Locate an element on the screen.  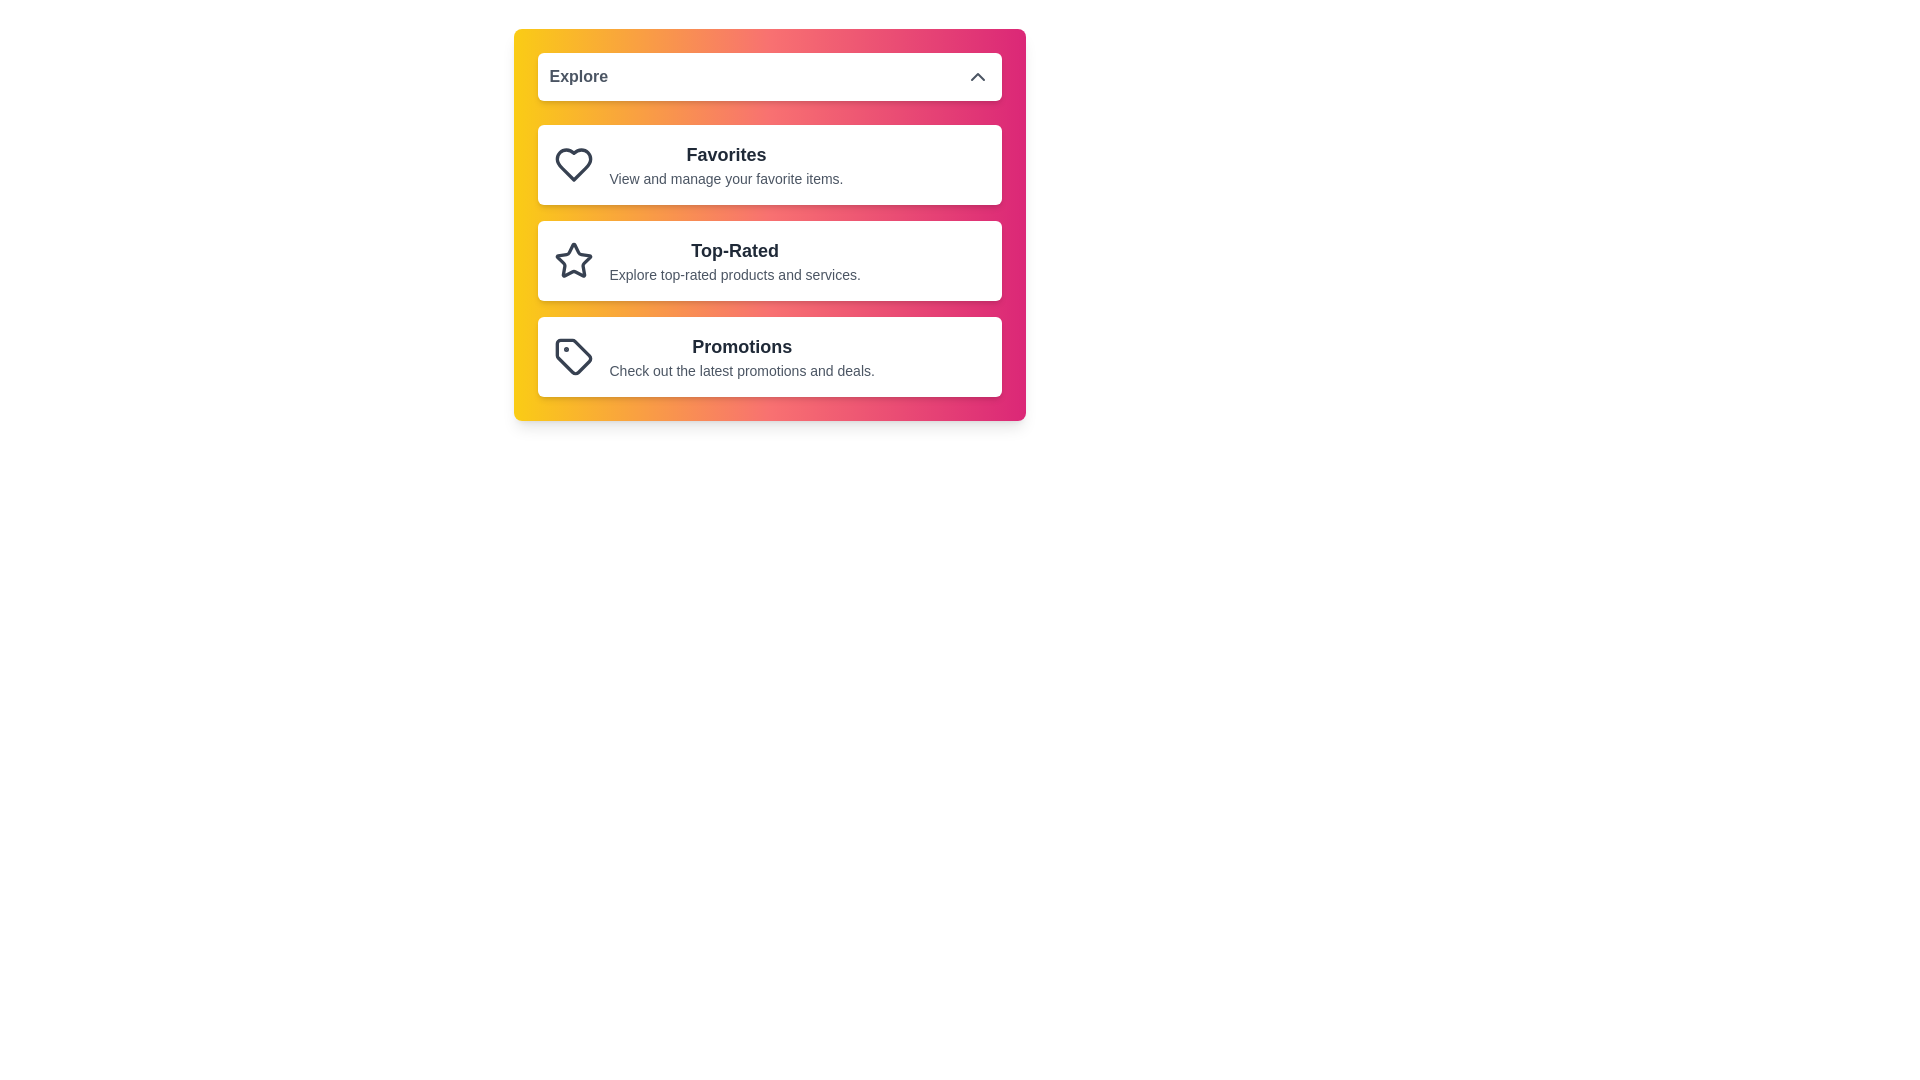
the menu item Favorites to observe its hover state is located at coordinates (768, 164).